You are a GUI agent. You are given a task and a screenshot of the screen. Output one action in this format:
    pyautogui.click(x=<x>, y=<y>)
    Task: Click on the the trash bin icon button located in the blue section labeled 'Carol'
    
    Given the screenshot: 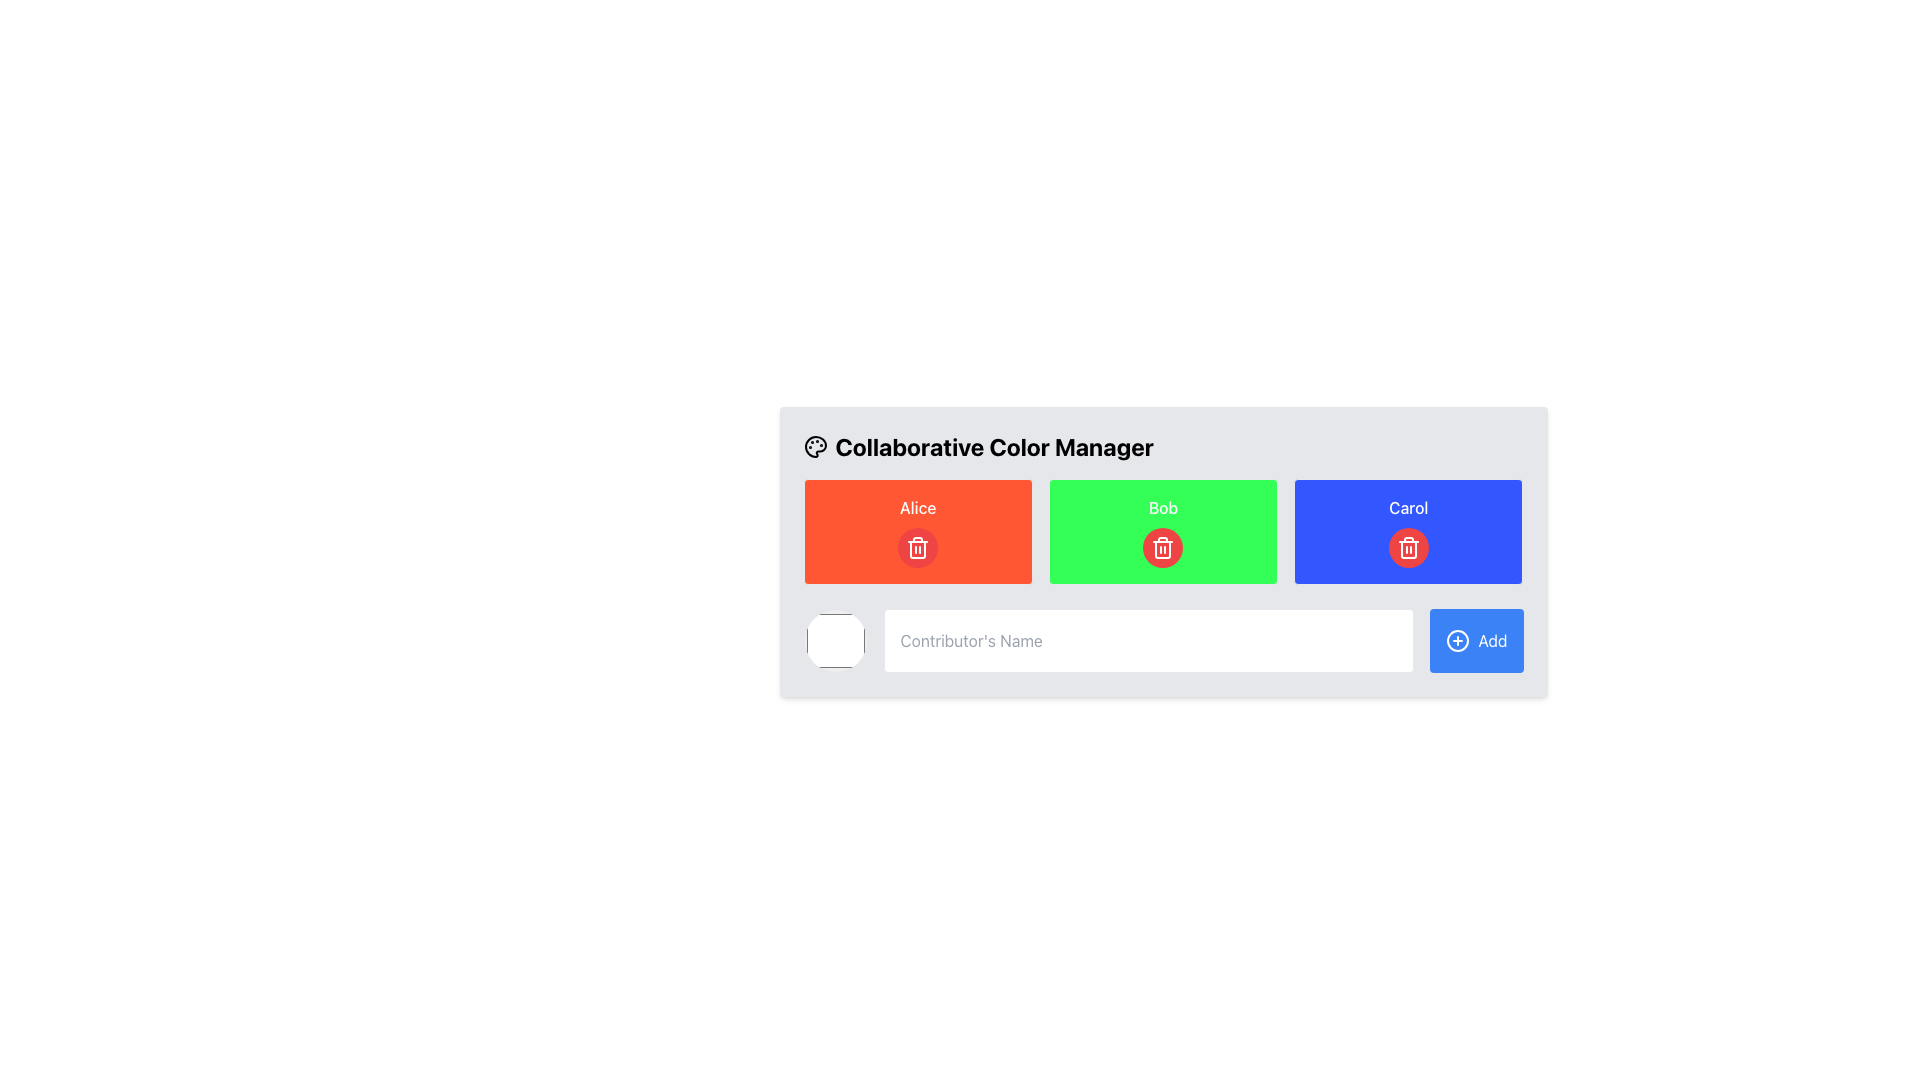 What is the action you would take?
    pyautogui.click(x=1407, y=547)
    